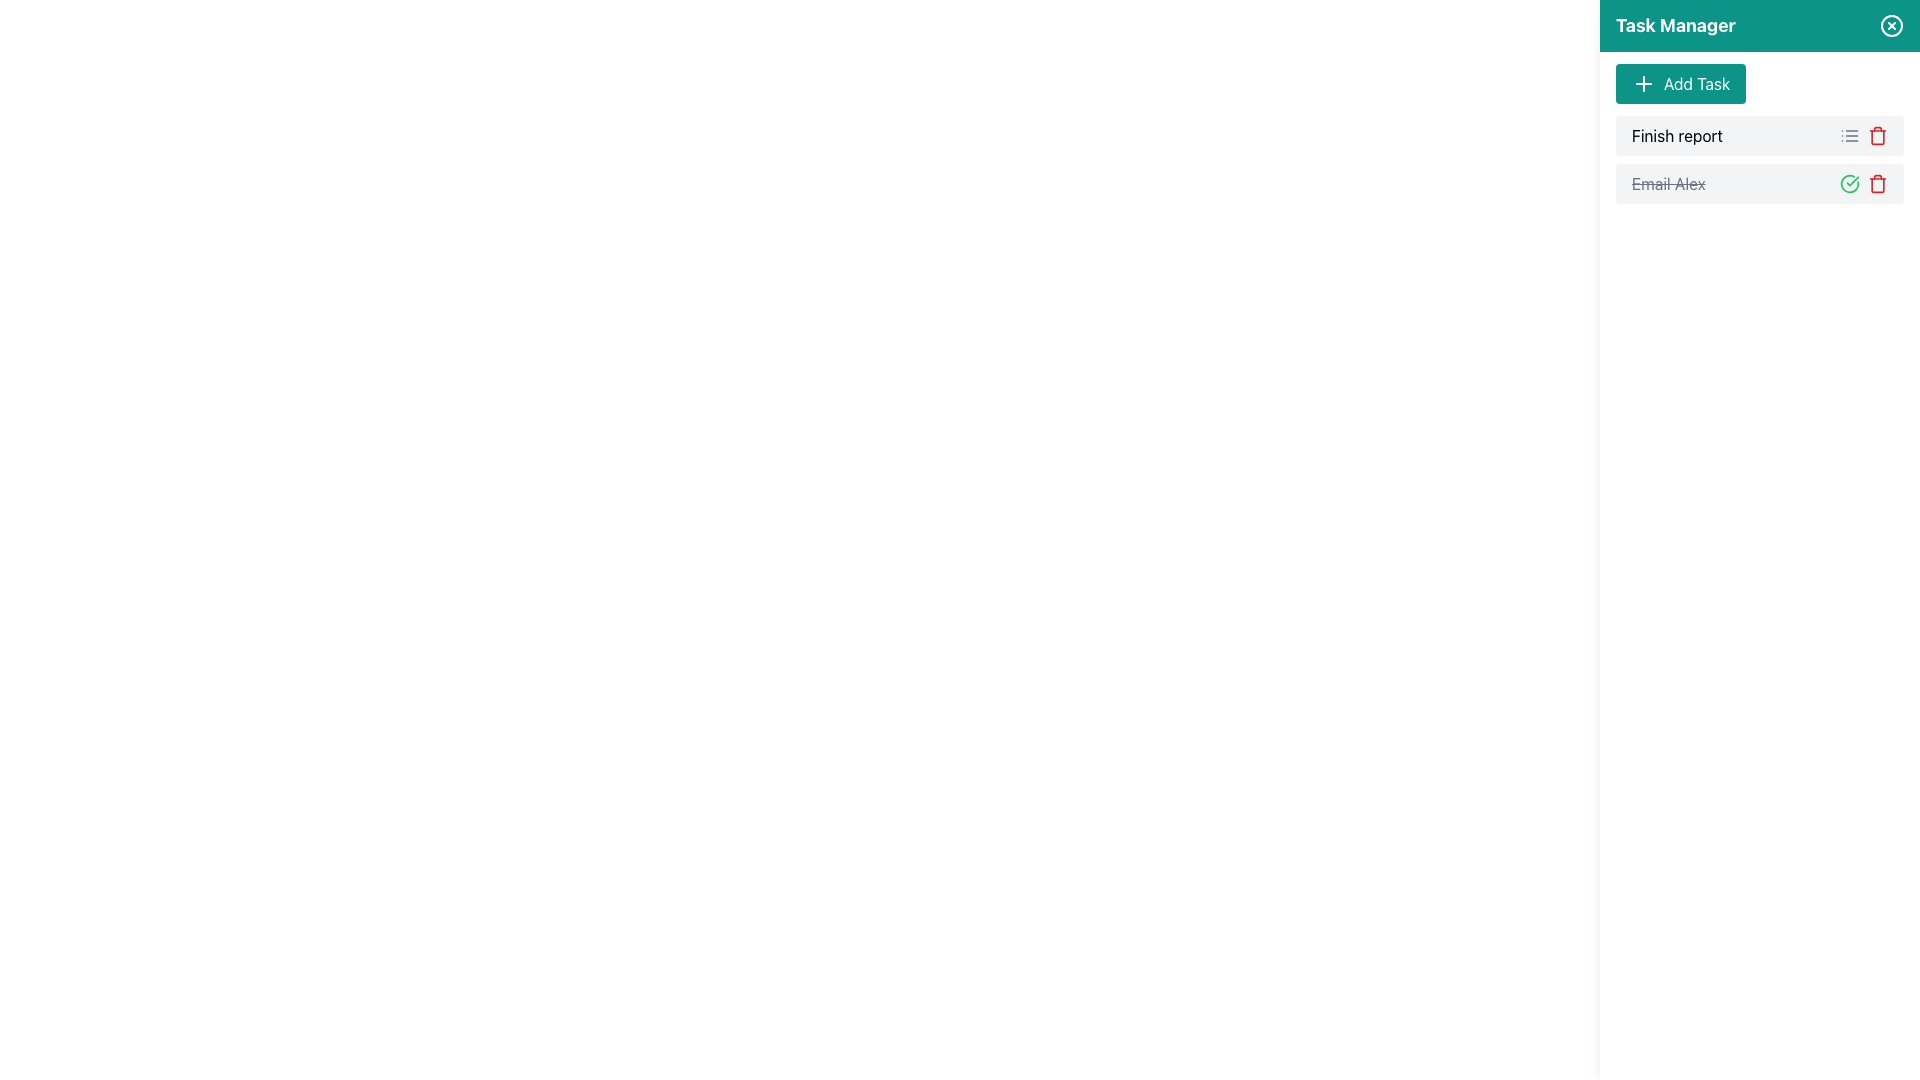  Describe the element at coordinates (1876, 136) in the screenshot. I see `the central vertical rectangular segment of the red trash icon located to the right of the 'Finish report' list item in the task management interface` at that location.